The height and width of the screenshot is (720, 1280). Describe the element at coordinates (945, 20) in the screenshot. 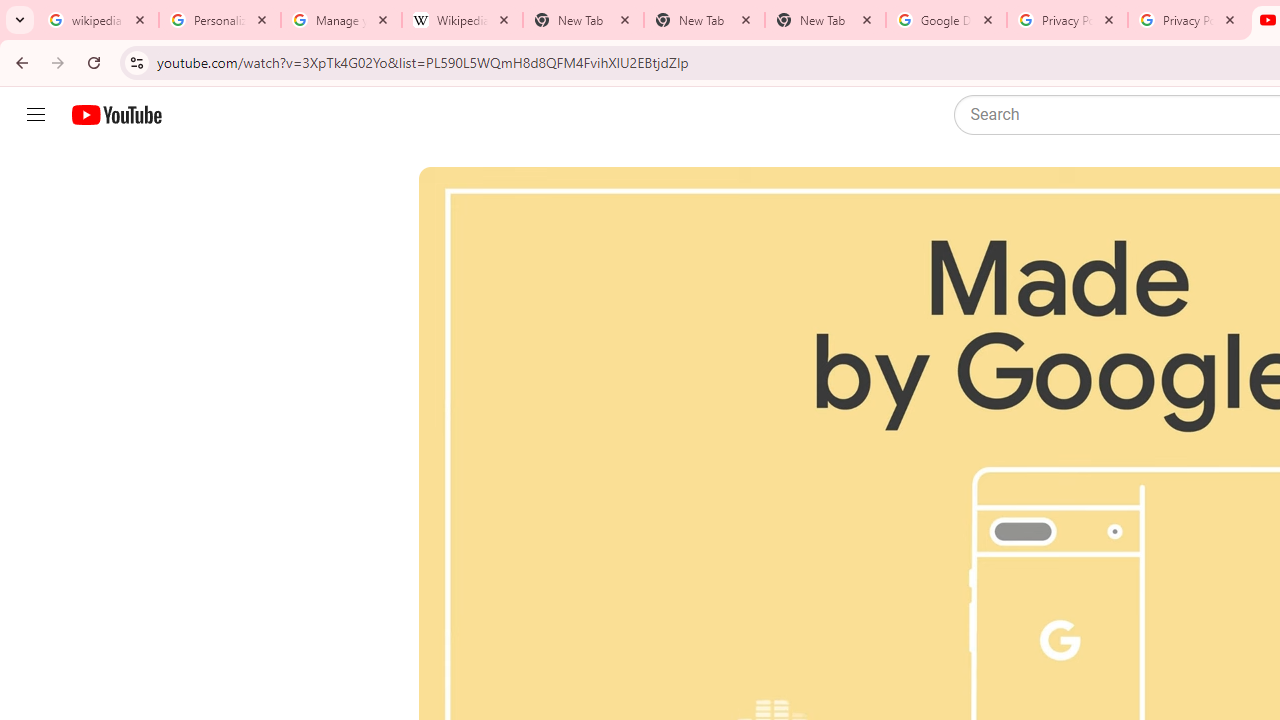

I see `'Google Drive: Sign-in'` at that location.